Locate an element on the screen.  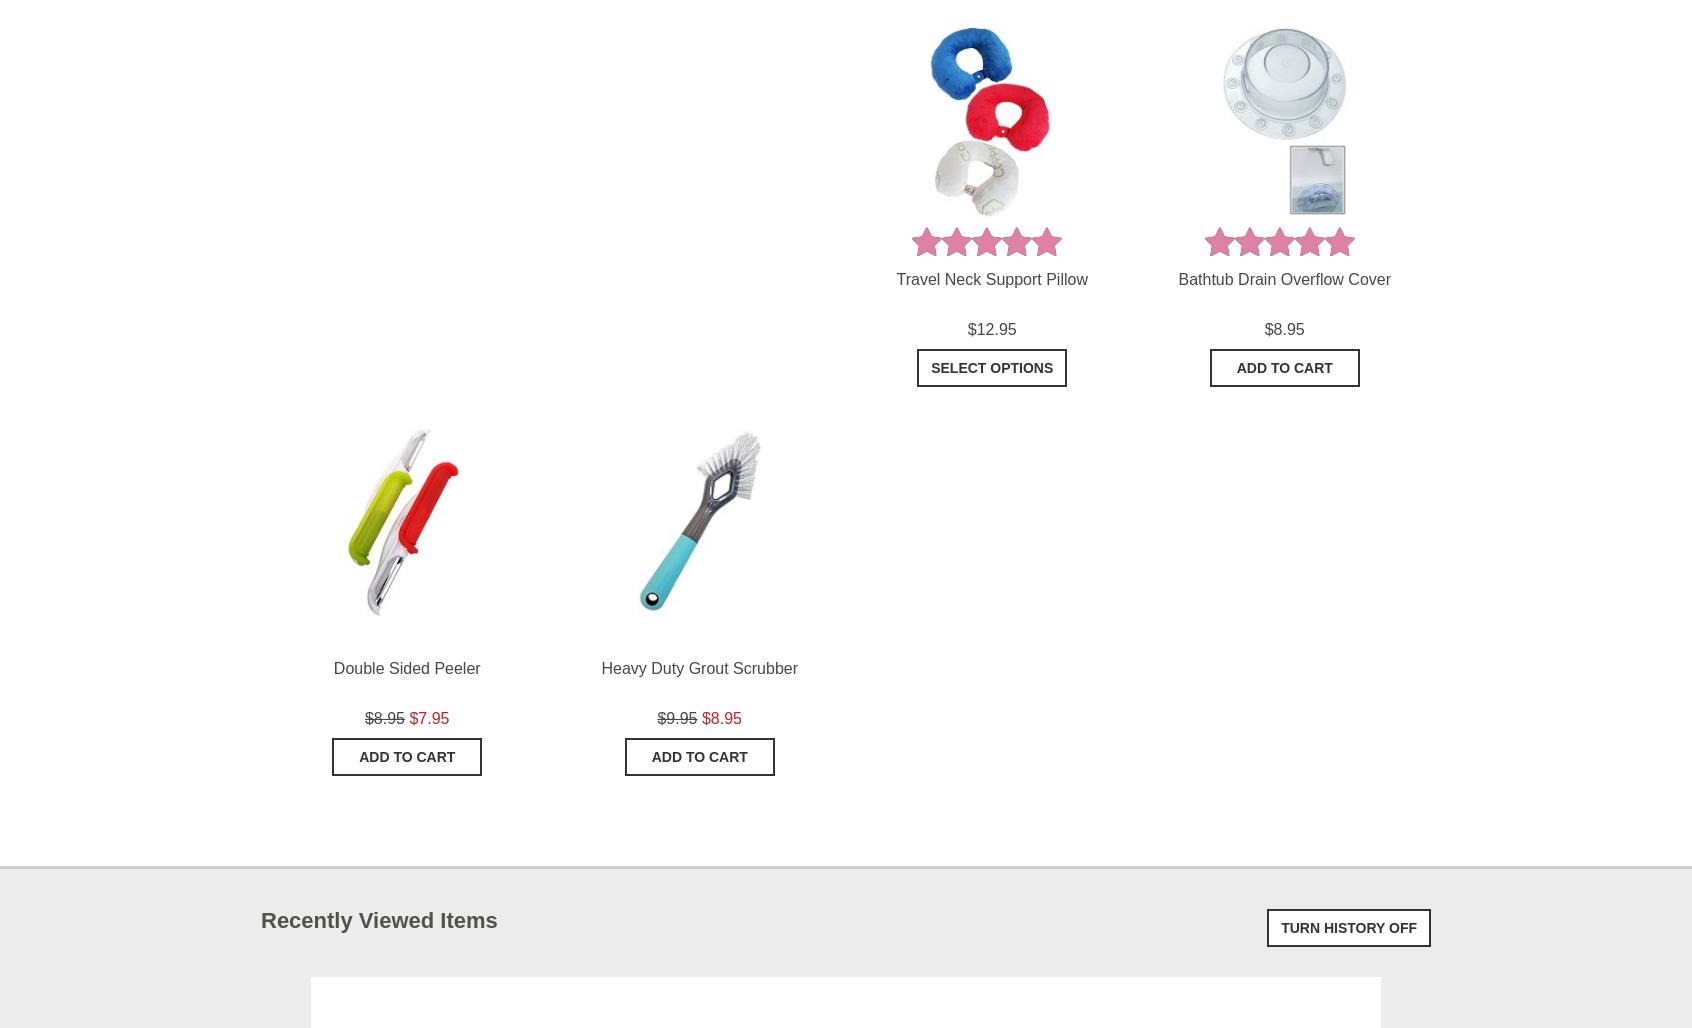
'Travel Neck Support Pillow' is located at coordinates (990, 279).